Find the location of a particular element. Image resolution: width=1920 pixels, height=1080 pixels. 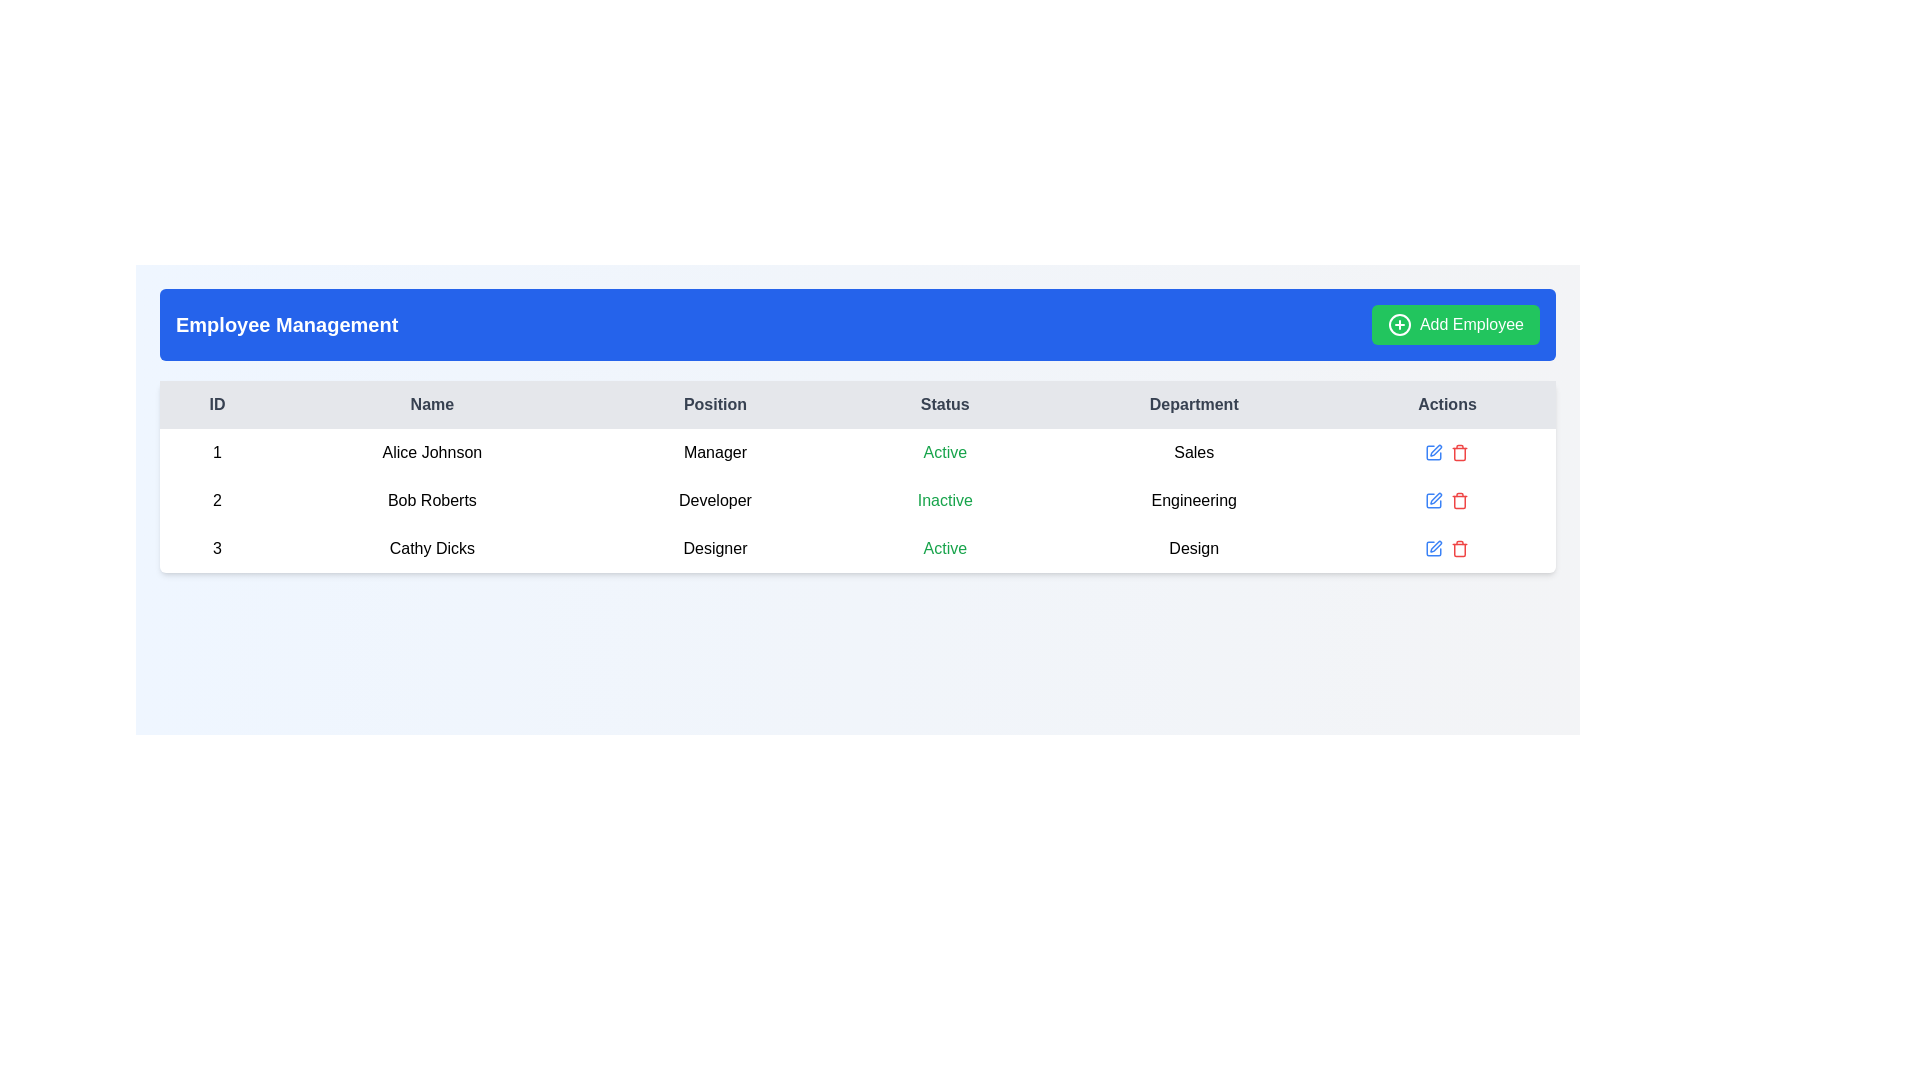

header label for the 'ID' column of the table, which is a non-interactive text label located at the far left of the header row is located at coordinates (217, 405).